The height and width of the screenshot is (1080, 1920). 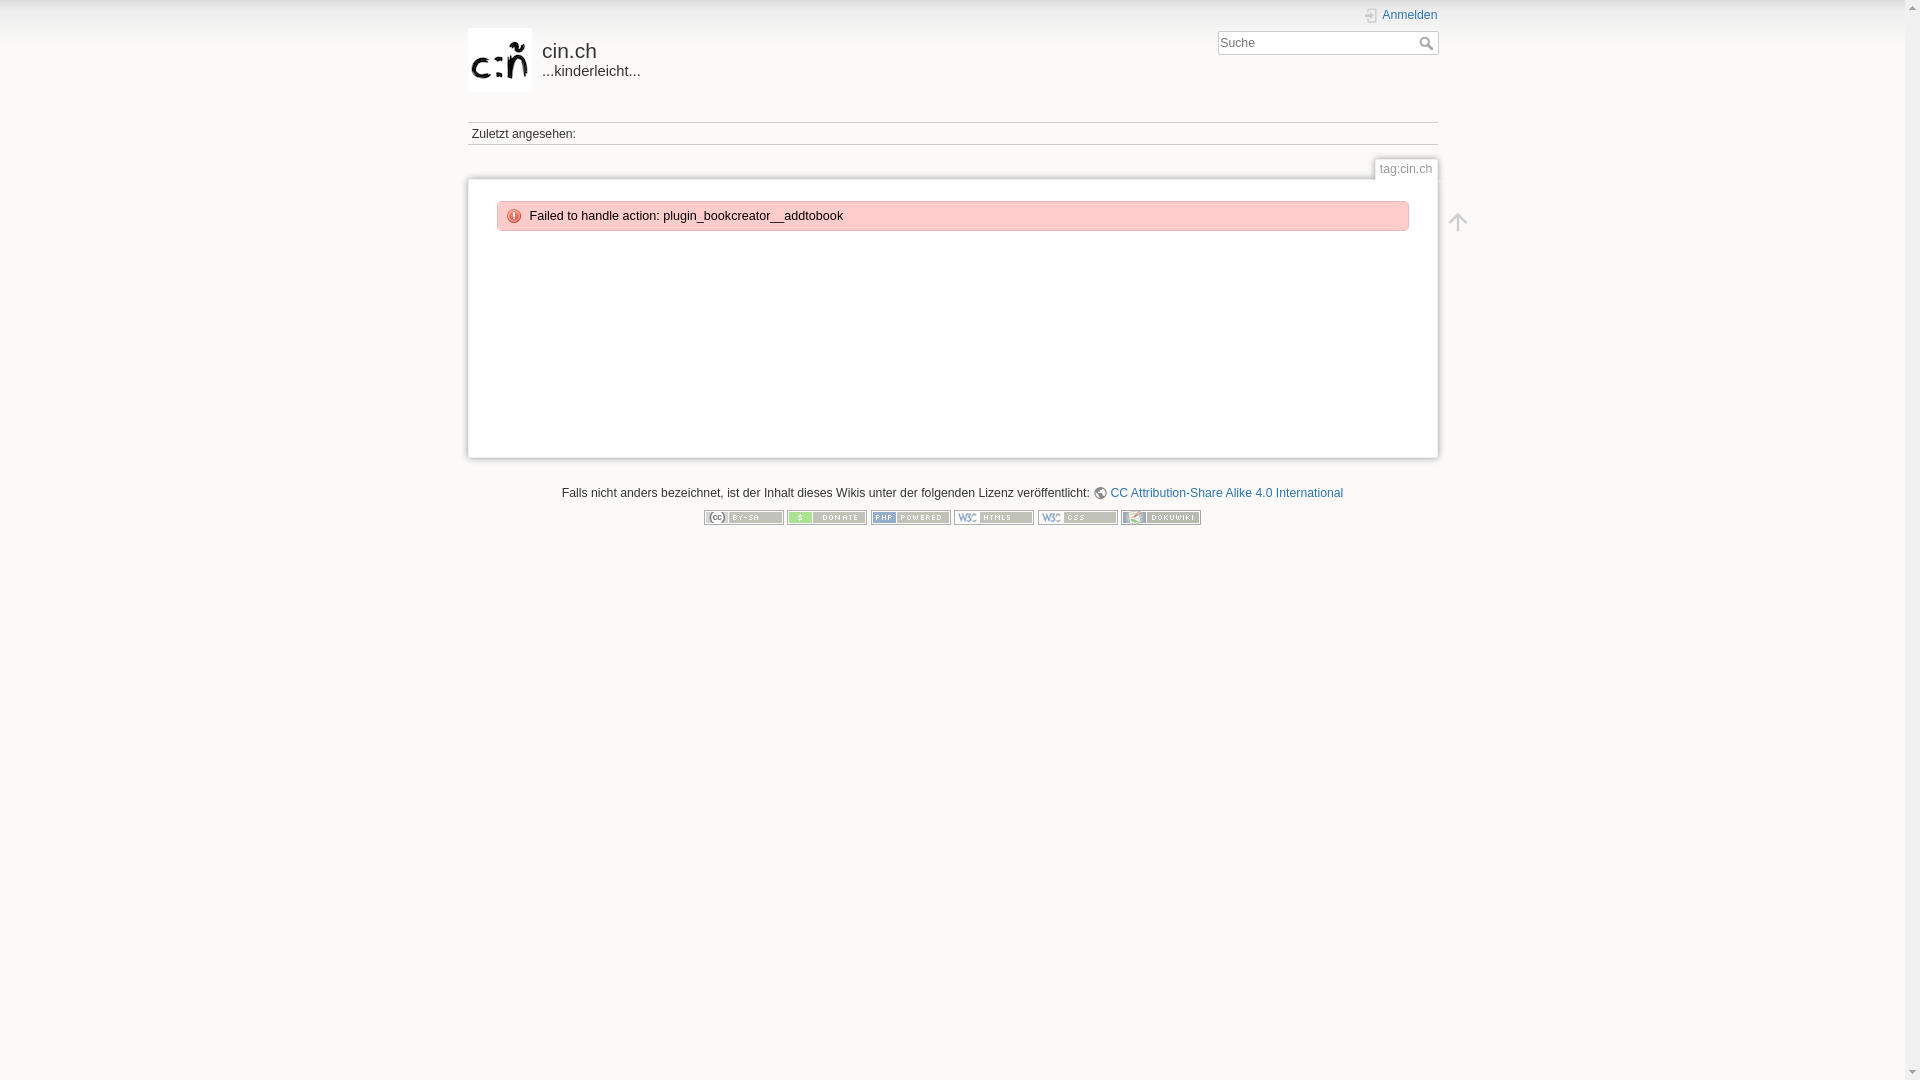 I want to click on 'Driven by DokuWiki', so click(x=1161, y=515).